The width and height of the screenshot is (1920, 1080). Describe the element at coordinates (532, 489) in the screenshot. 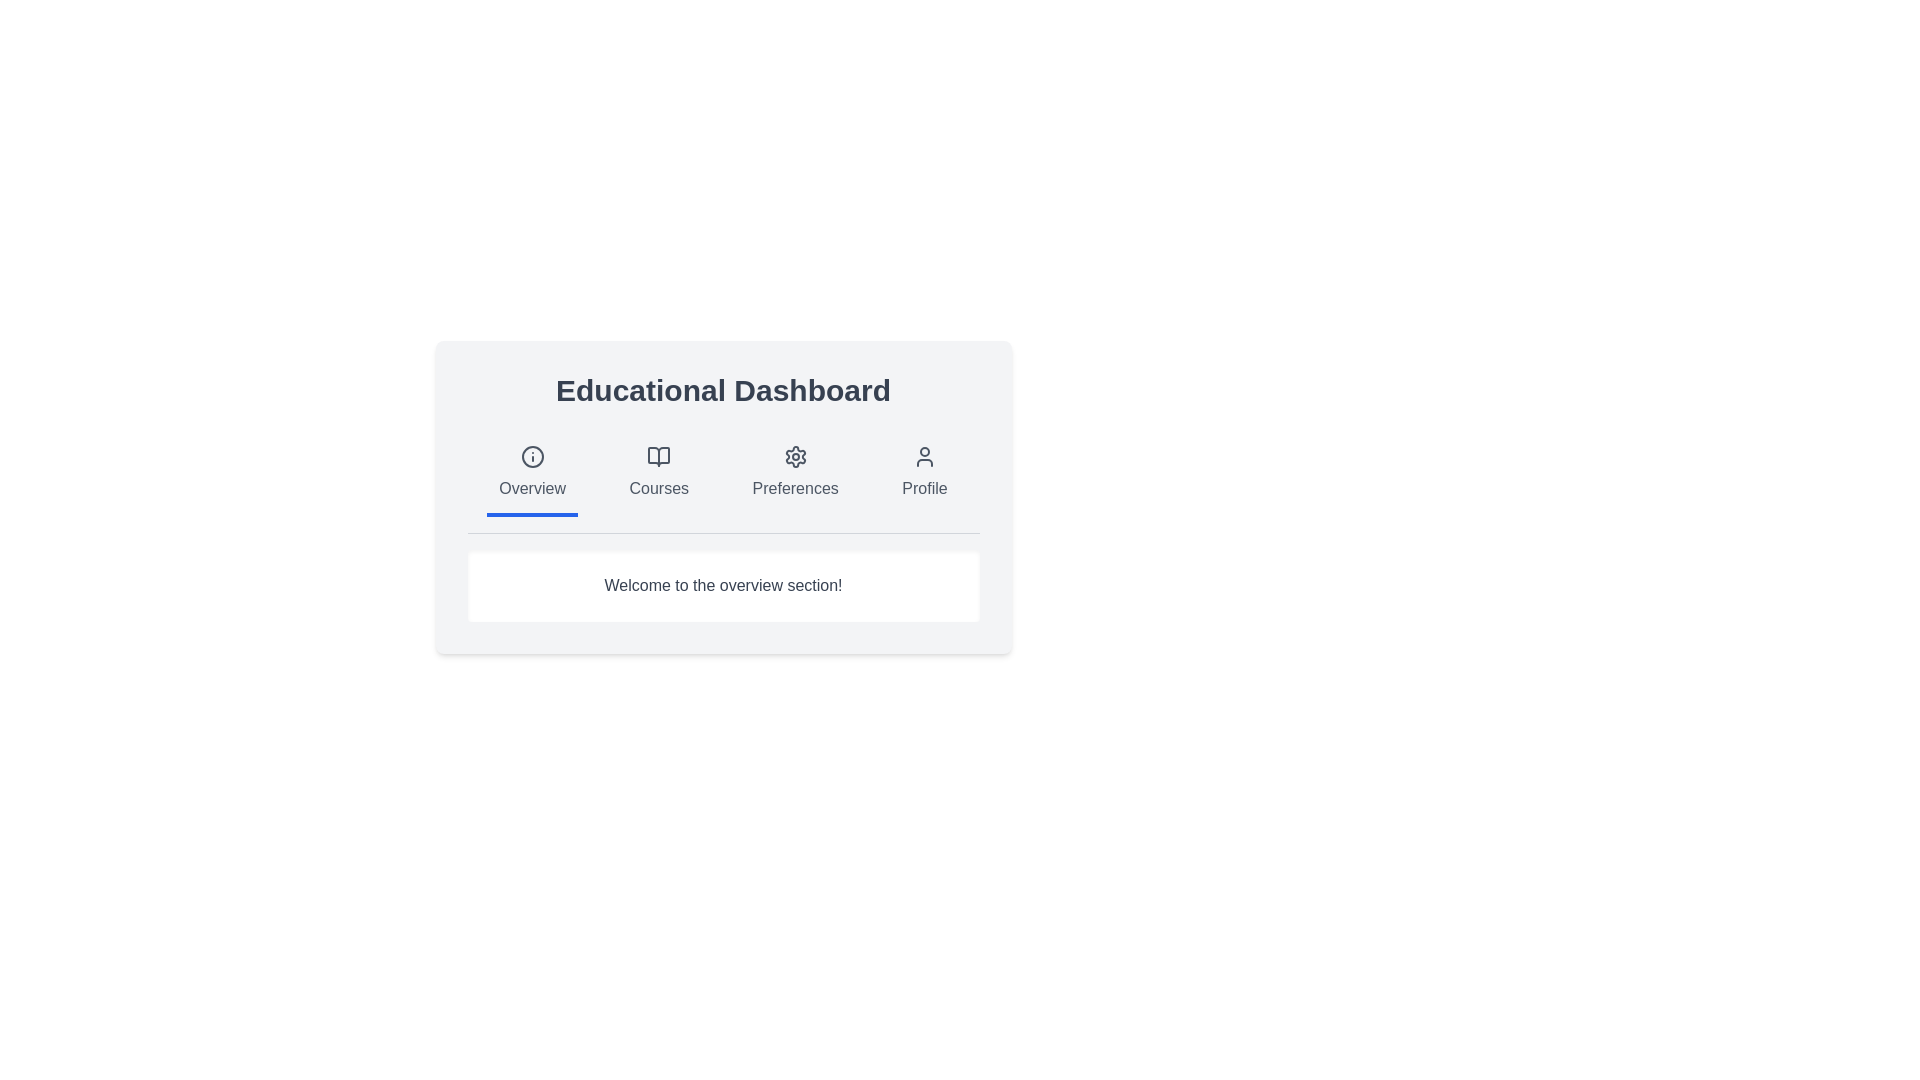

I see `text label stating 'Overview', which is styled in dark gray and located beneath the information icon in the main navigation options` at that location.